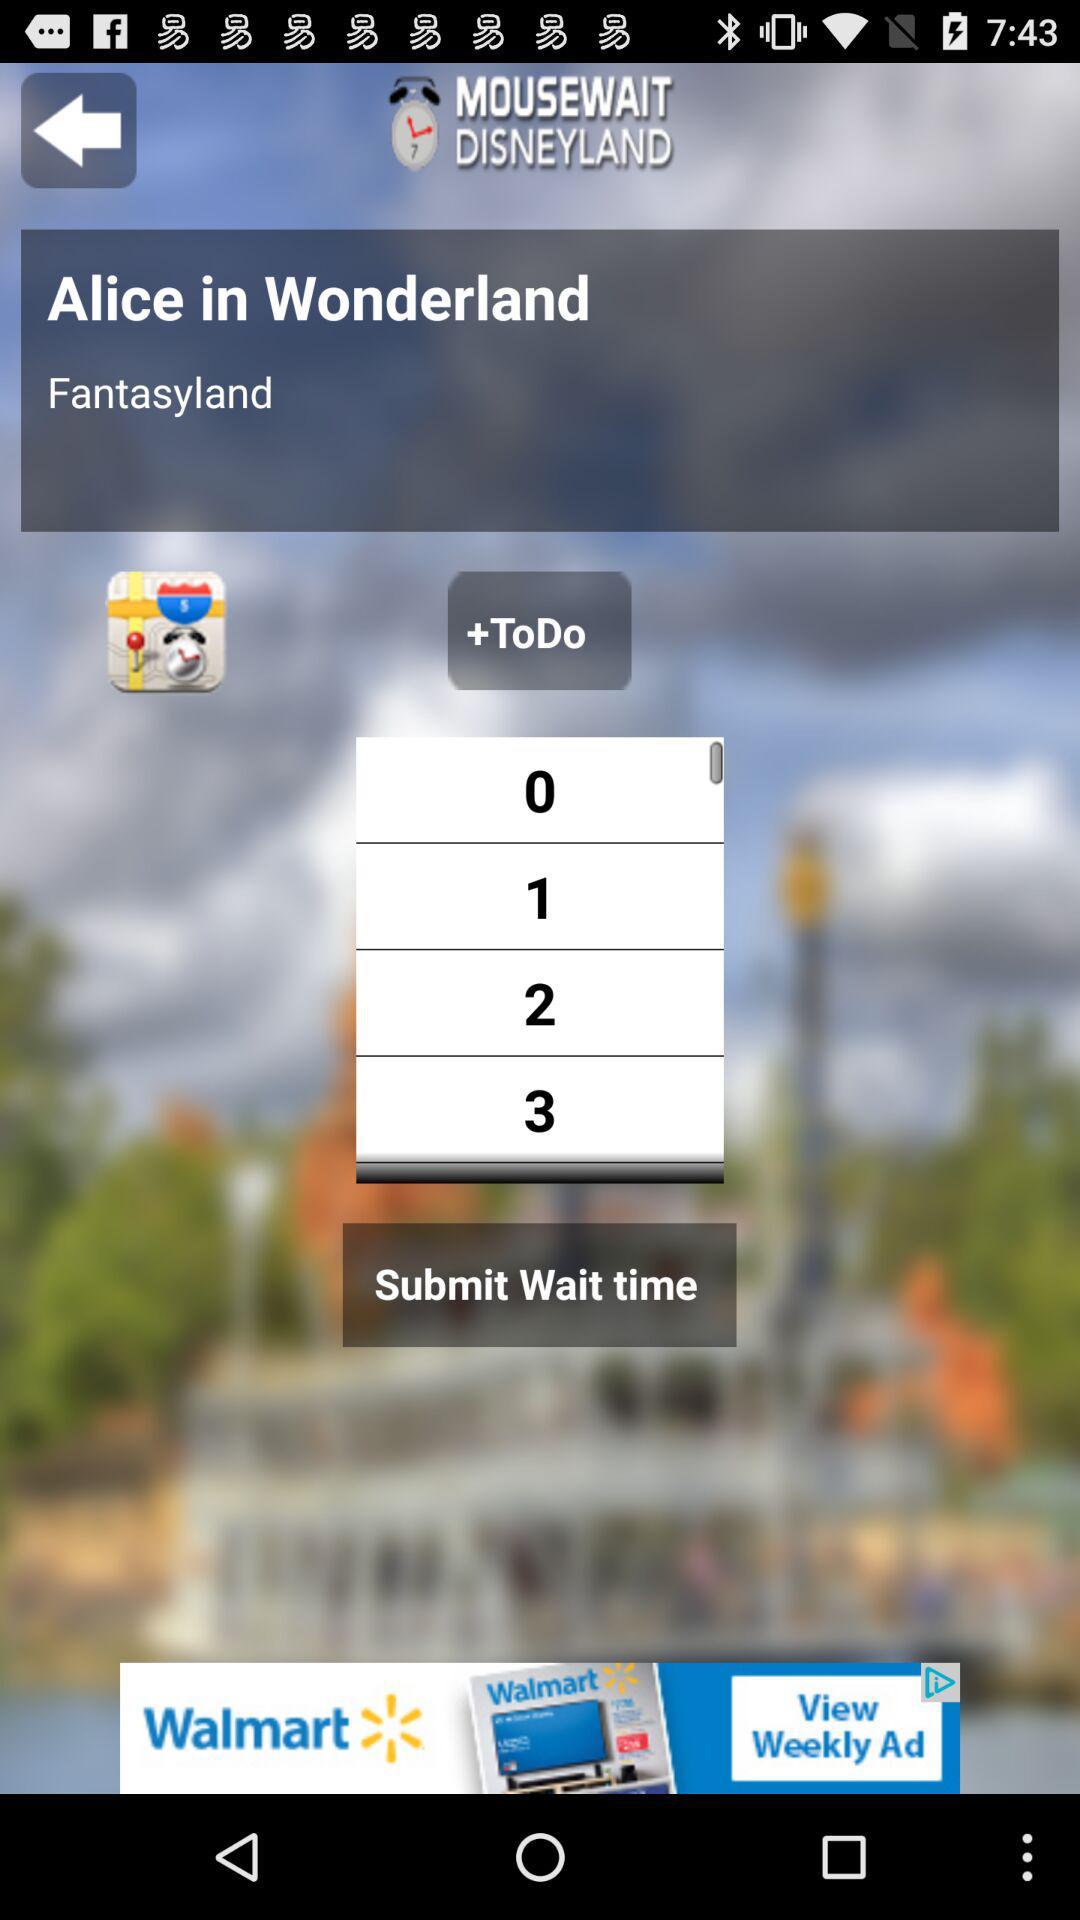 This screenshot has height=1920, width=1080. What do you see at coordinates (540, 122) in the screenshot?
I see `game details` at bounding box center [540, 122].